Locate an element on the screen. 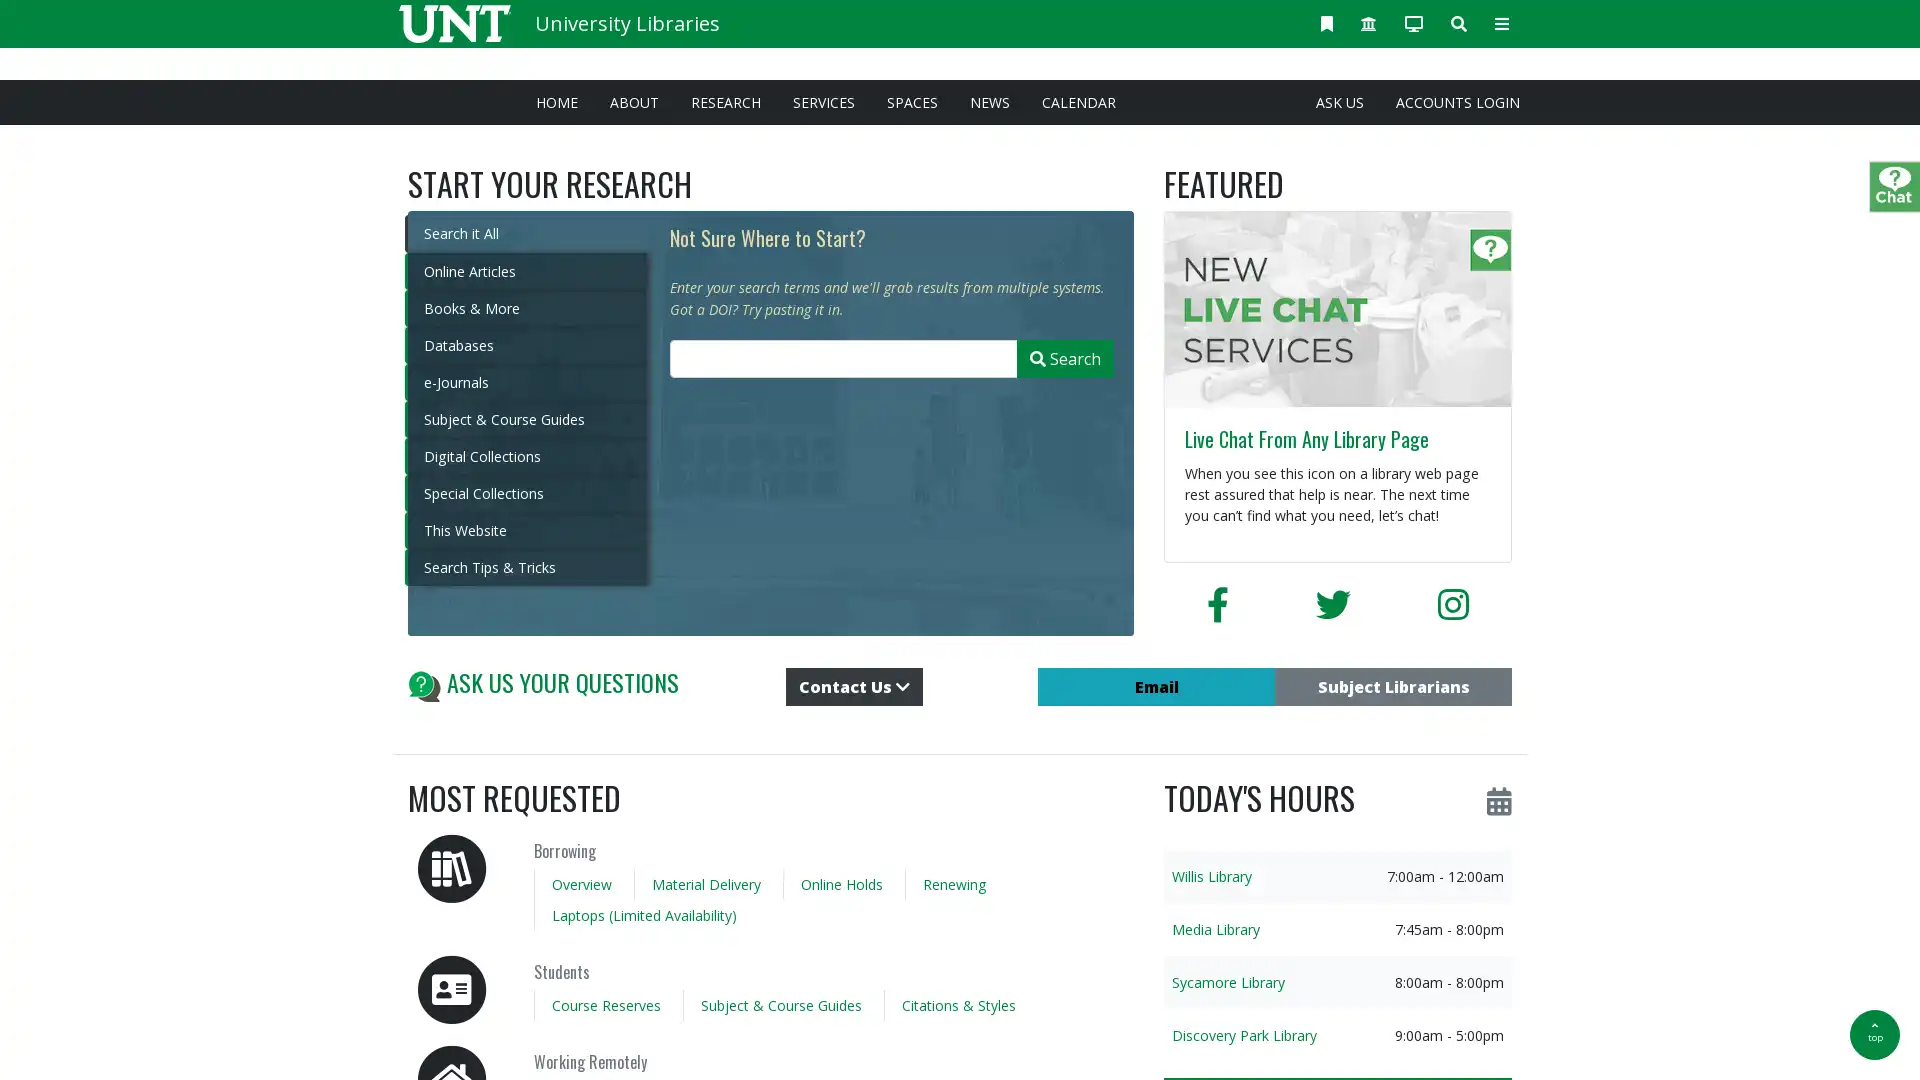 Image resolution: width=1920 pixels, height=1080 pixels. Open Dialog: Libraries - People and Places is located at coordinates (1367, 23).